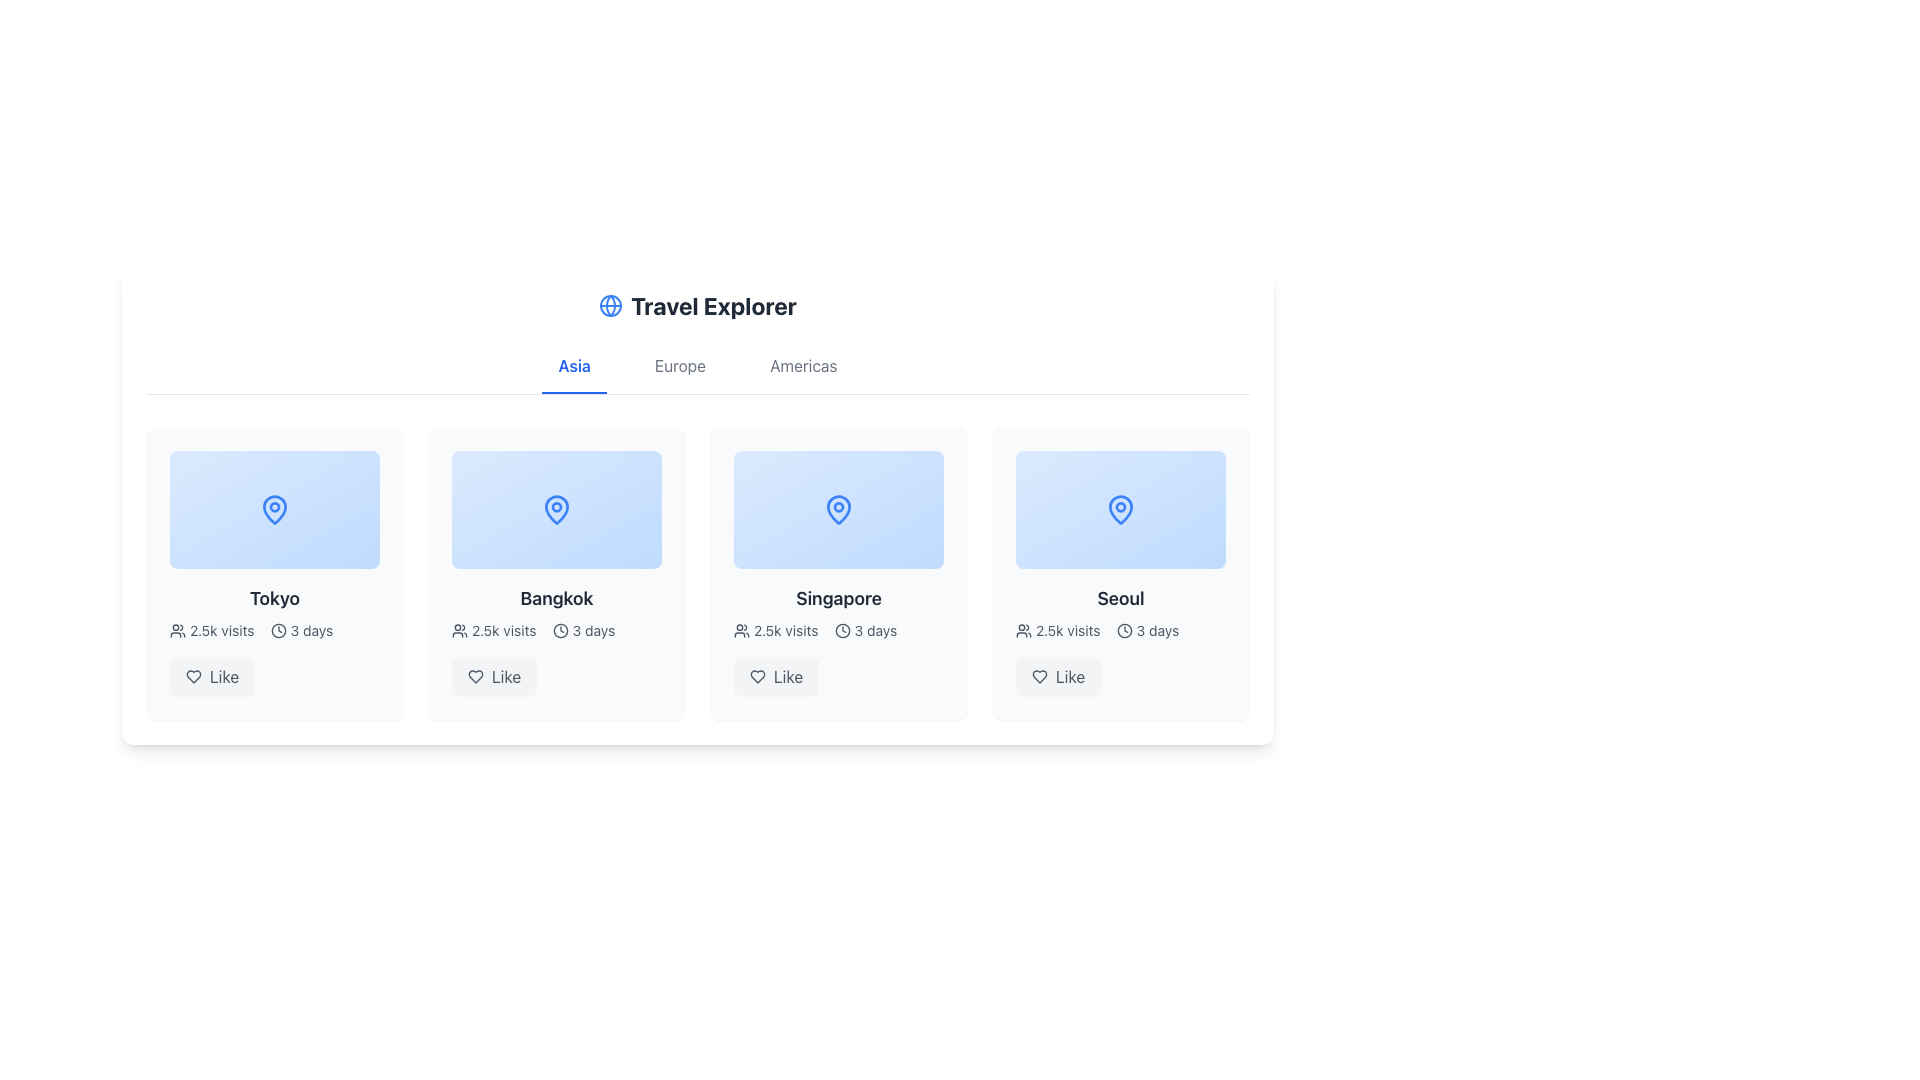 The width and height of the screenshot is (1920, 1080). What do you see at coordinates (560, 631) in the screenshot?
I see `the clock icon representing the duration for the destination 'Bangkok' in the second card from the left` at bounding box center [560, 631].